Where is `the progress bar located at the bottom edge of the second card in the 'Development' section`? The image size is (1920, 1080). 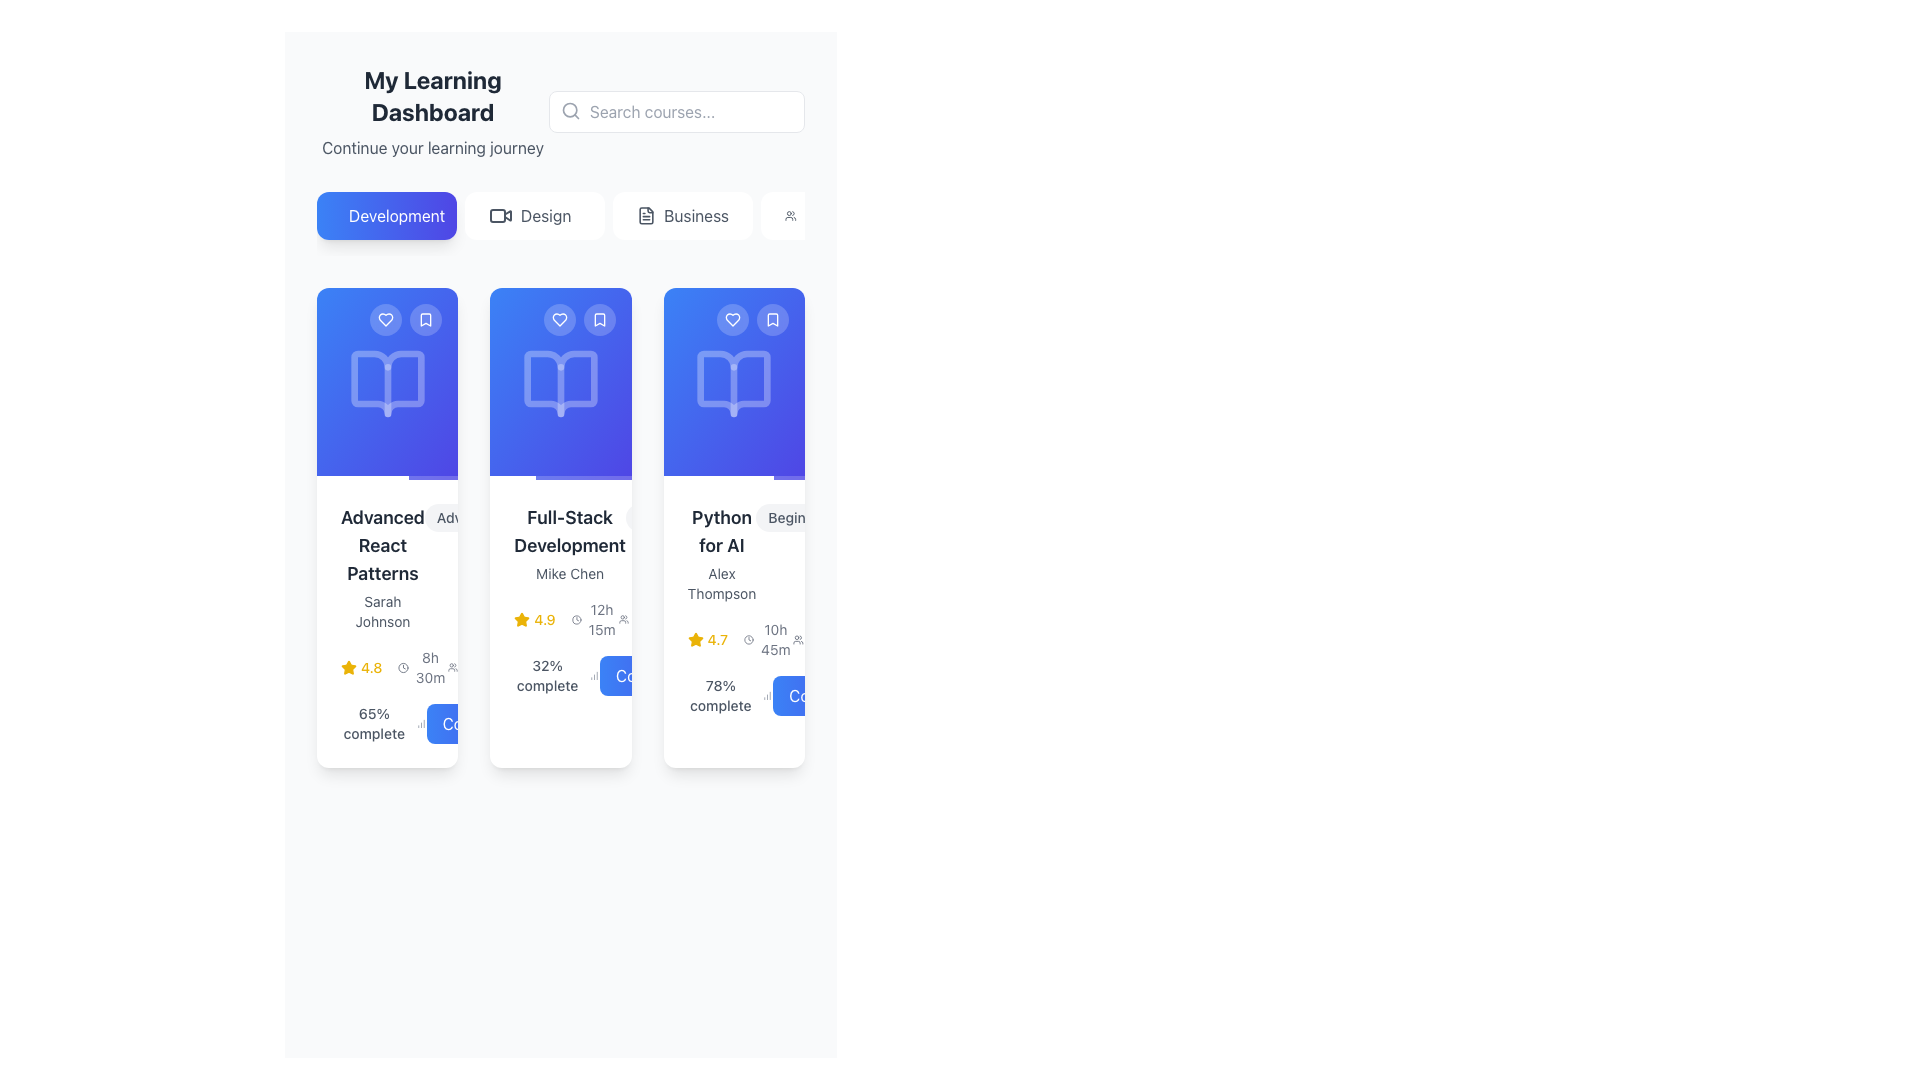
the progress bar located at the bottom edge of the second card in the 'Development' section is located at coordinates (513, 478).